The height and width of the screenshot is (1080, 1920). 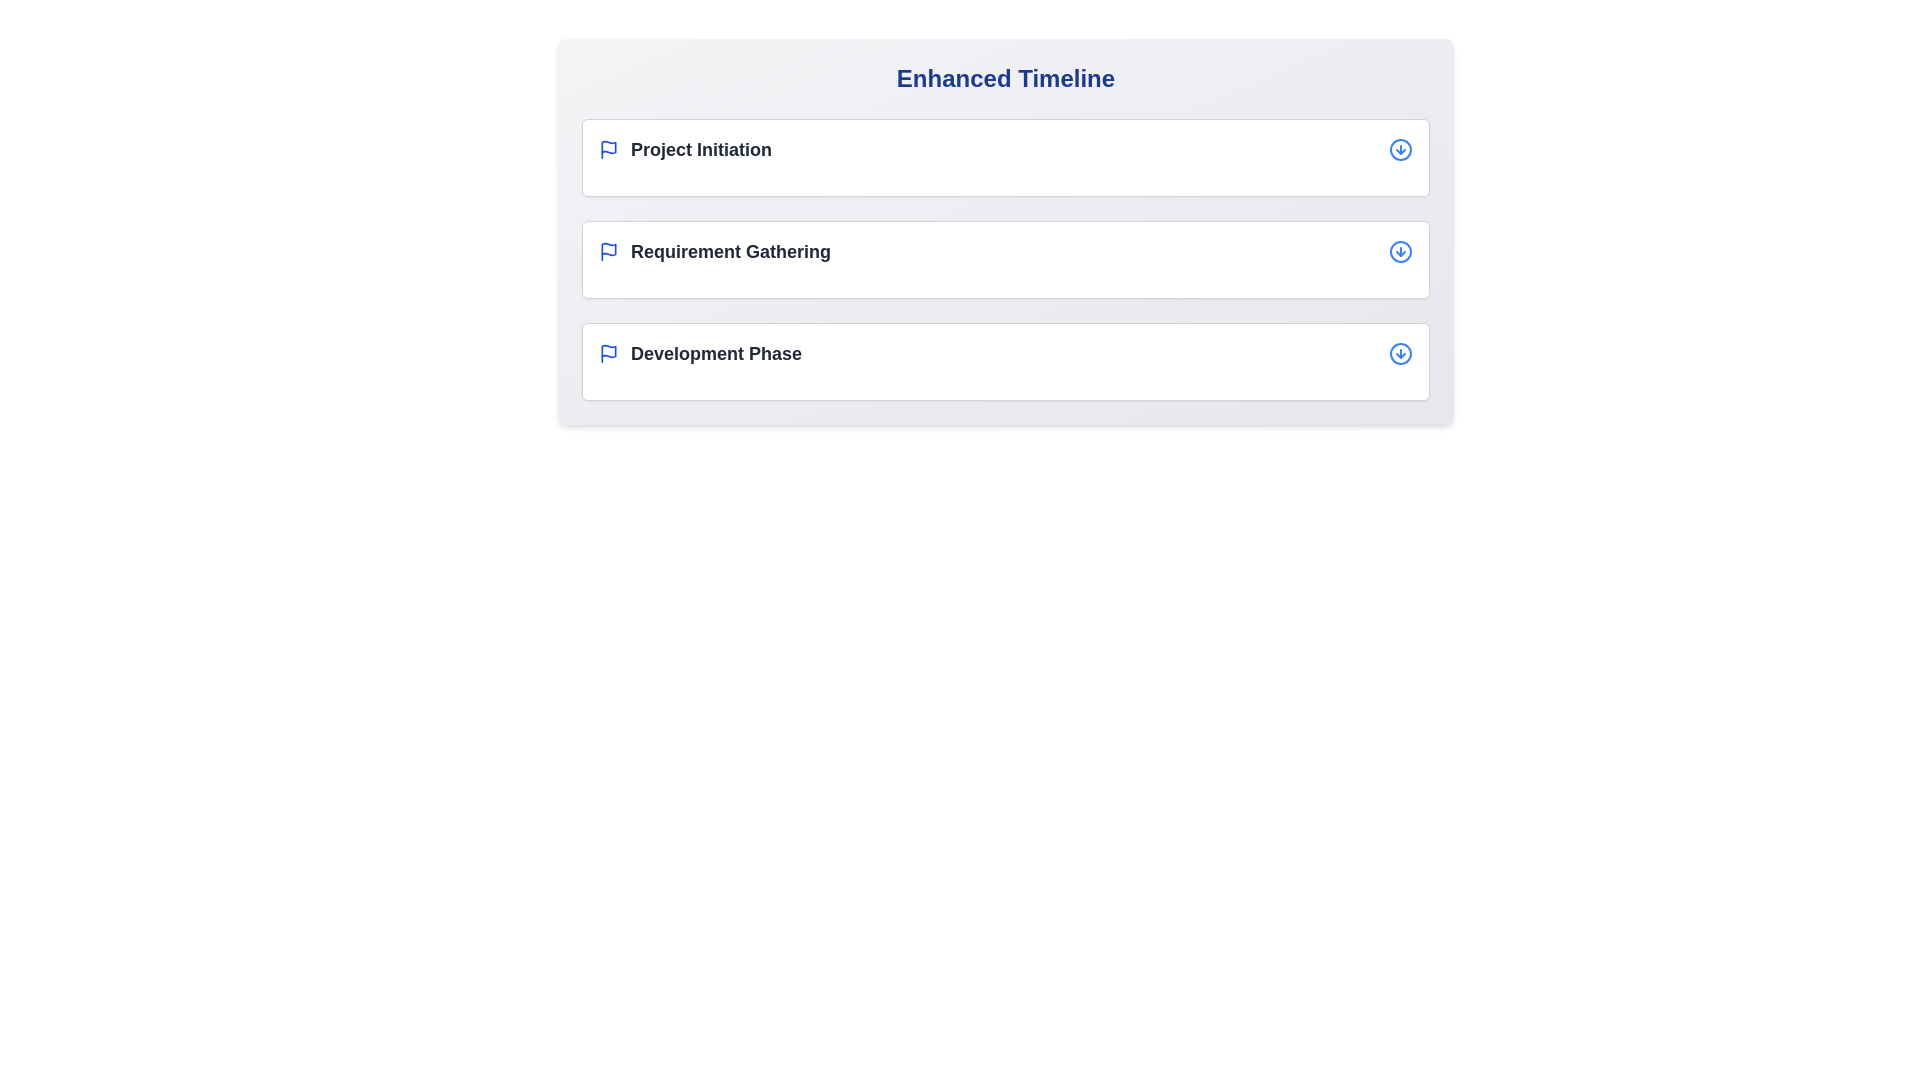 What do you see at coordinates (716, 353) in the screenshot?
I see `the text label reading 'Development Phase', which is styled in bold dark gray color and is the title of the third item in the vertically stacked list within the 'Enhanced Timeline' card` at bounding box center [716, 353].